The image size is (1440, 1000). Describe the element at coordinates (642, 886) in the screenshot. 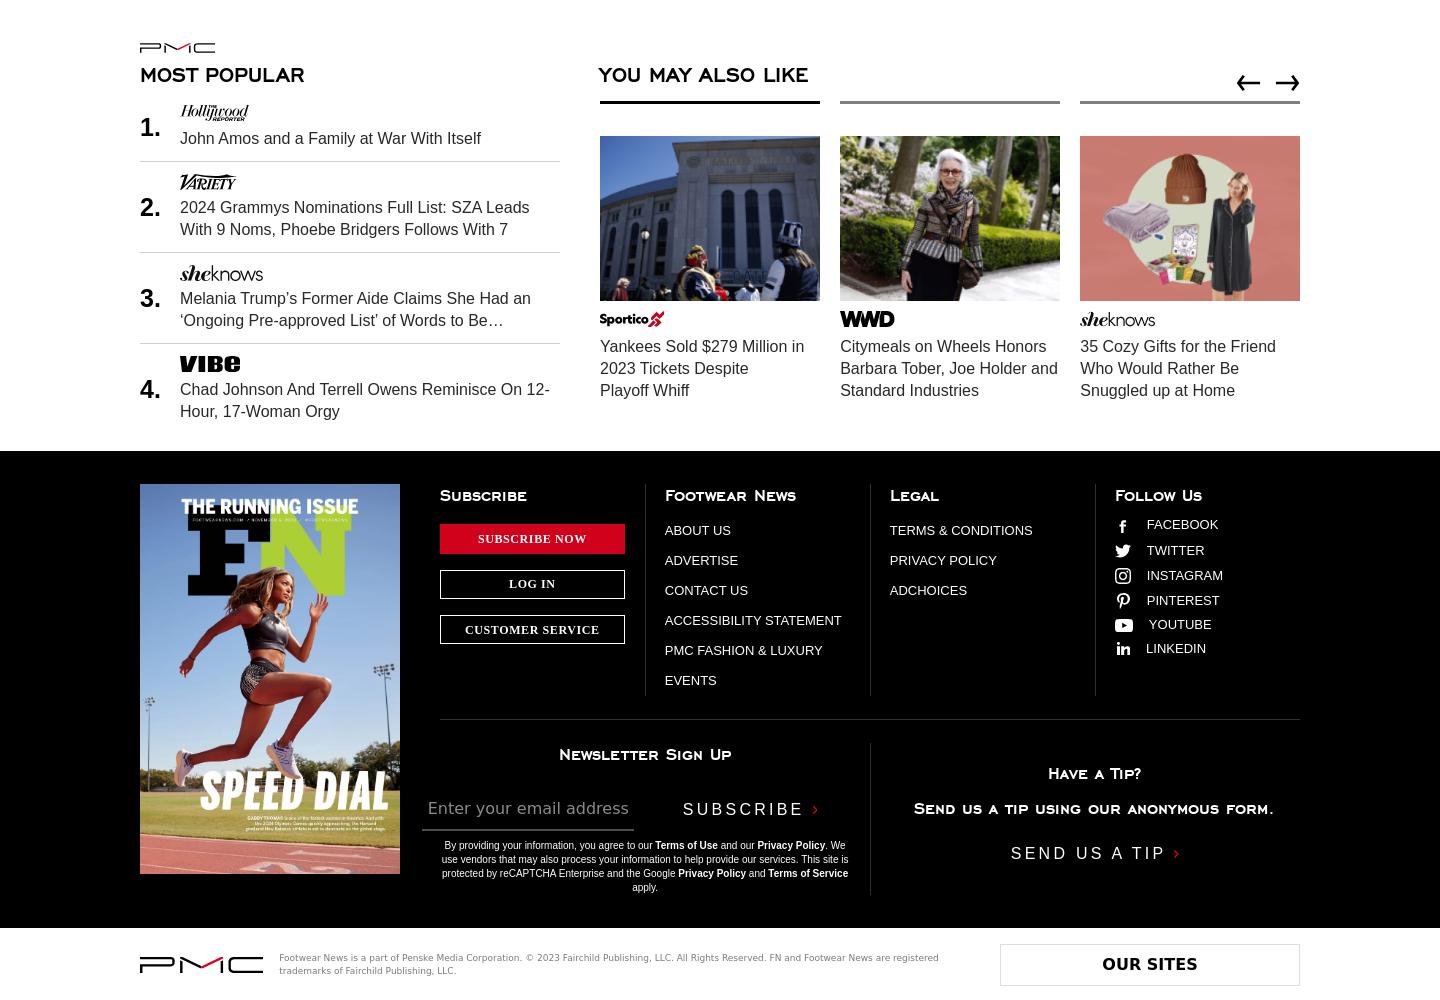

I see `'apply.'` at that location.